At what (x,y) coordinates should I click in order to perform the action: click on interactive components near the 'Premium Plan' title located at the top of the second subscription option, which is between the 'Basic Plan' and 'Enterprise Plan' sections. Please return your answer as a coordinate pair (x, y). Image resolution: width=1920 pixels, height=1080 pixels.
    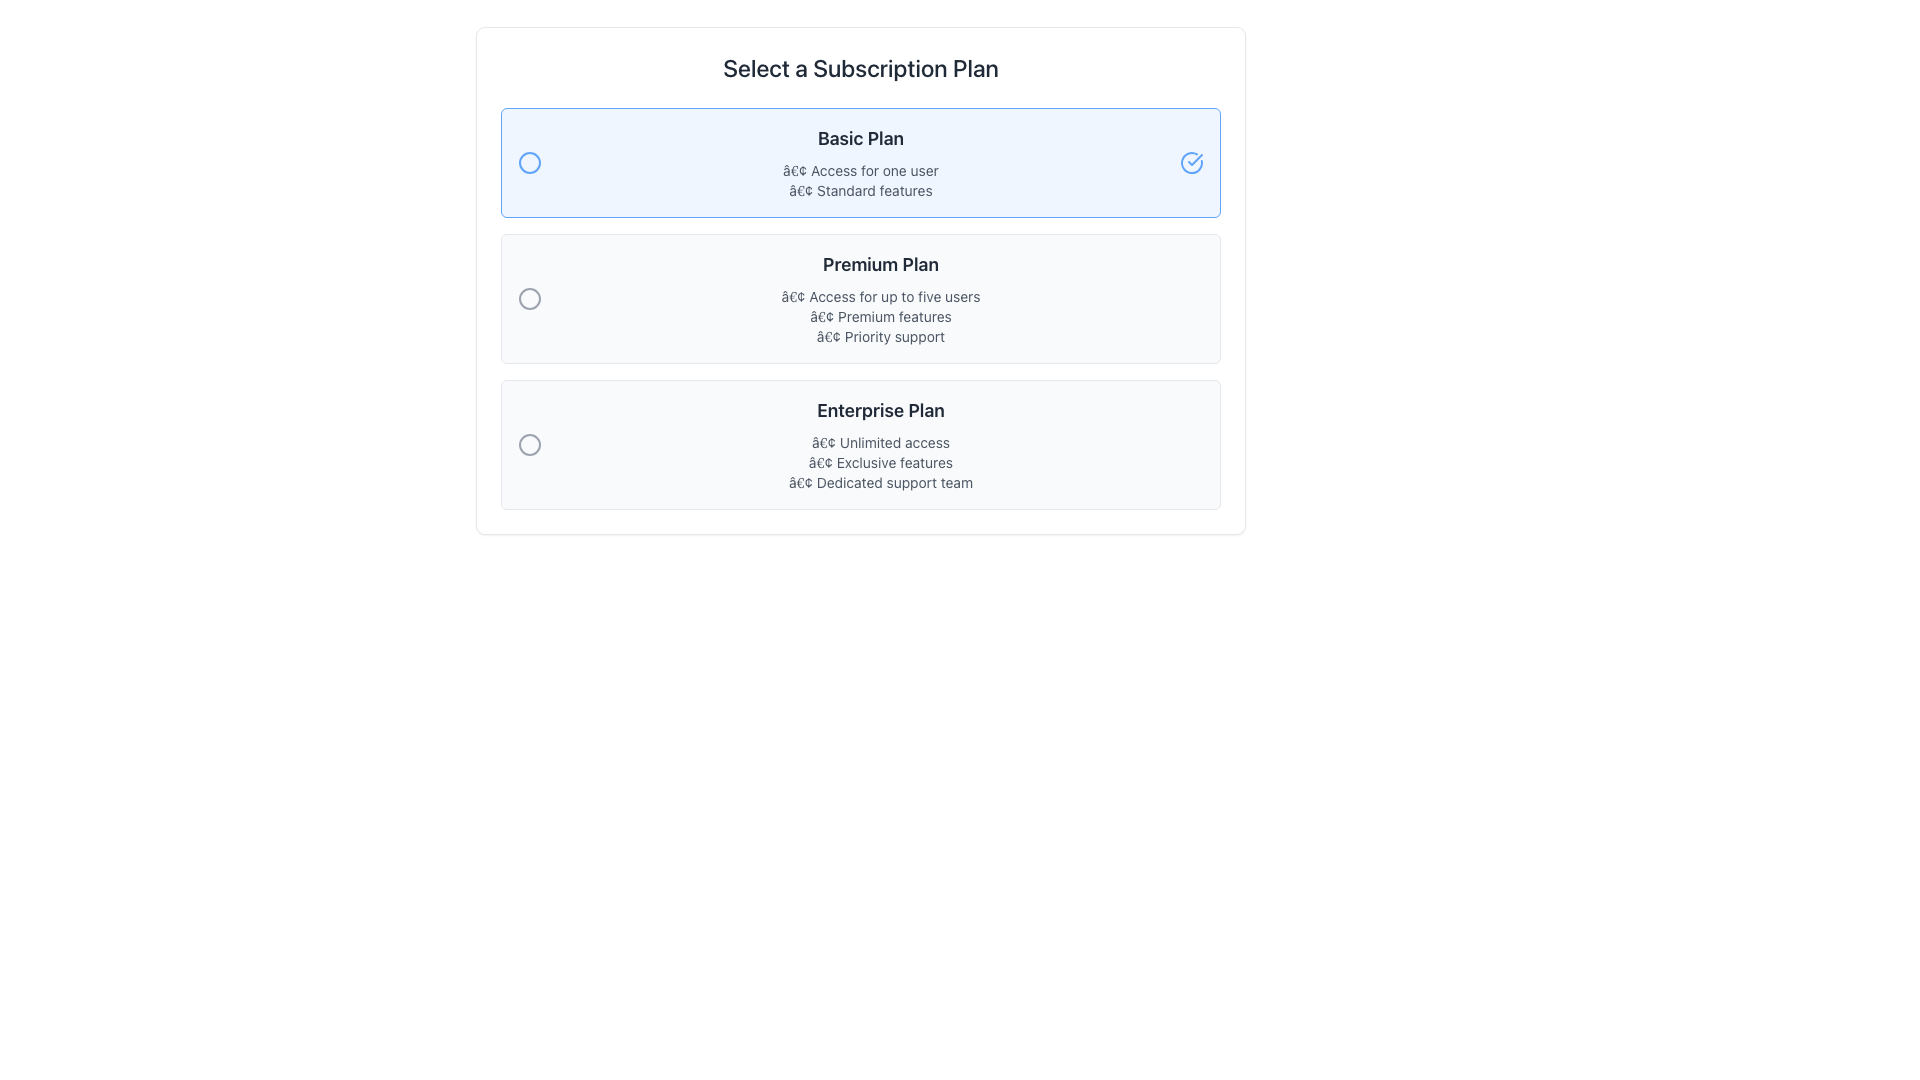
    Looking at the image, I should click on (880, 264).